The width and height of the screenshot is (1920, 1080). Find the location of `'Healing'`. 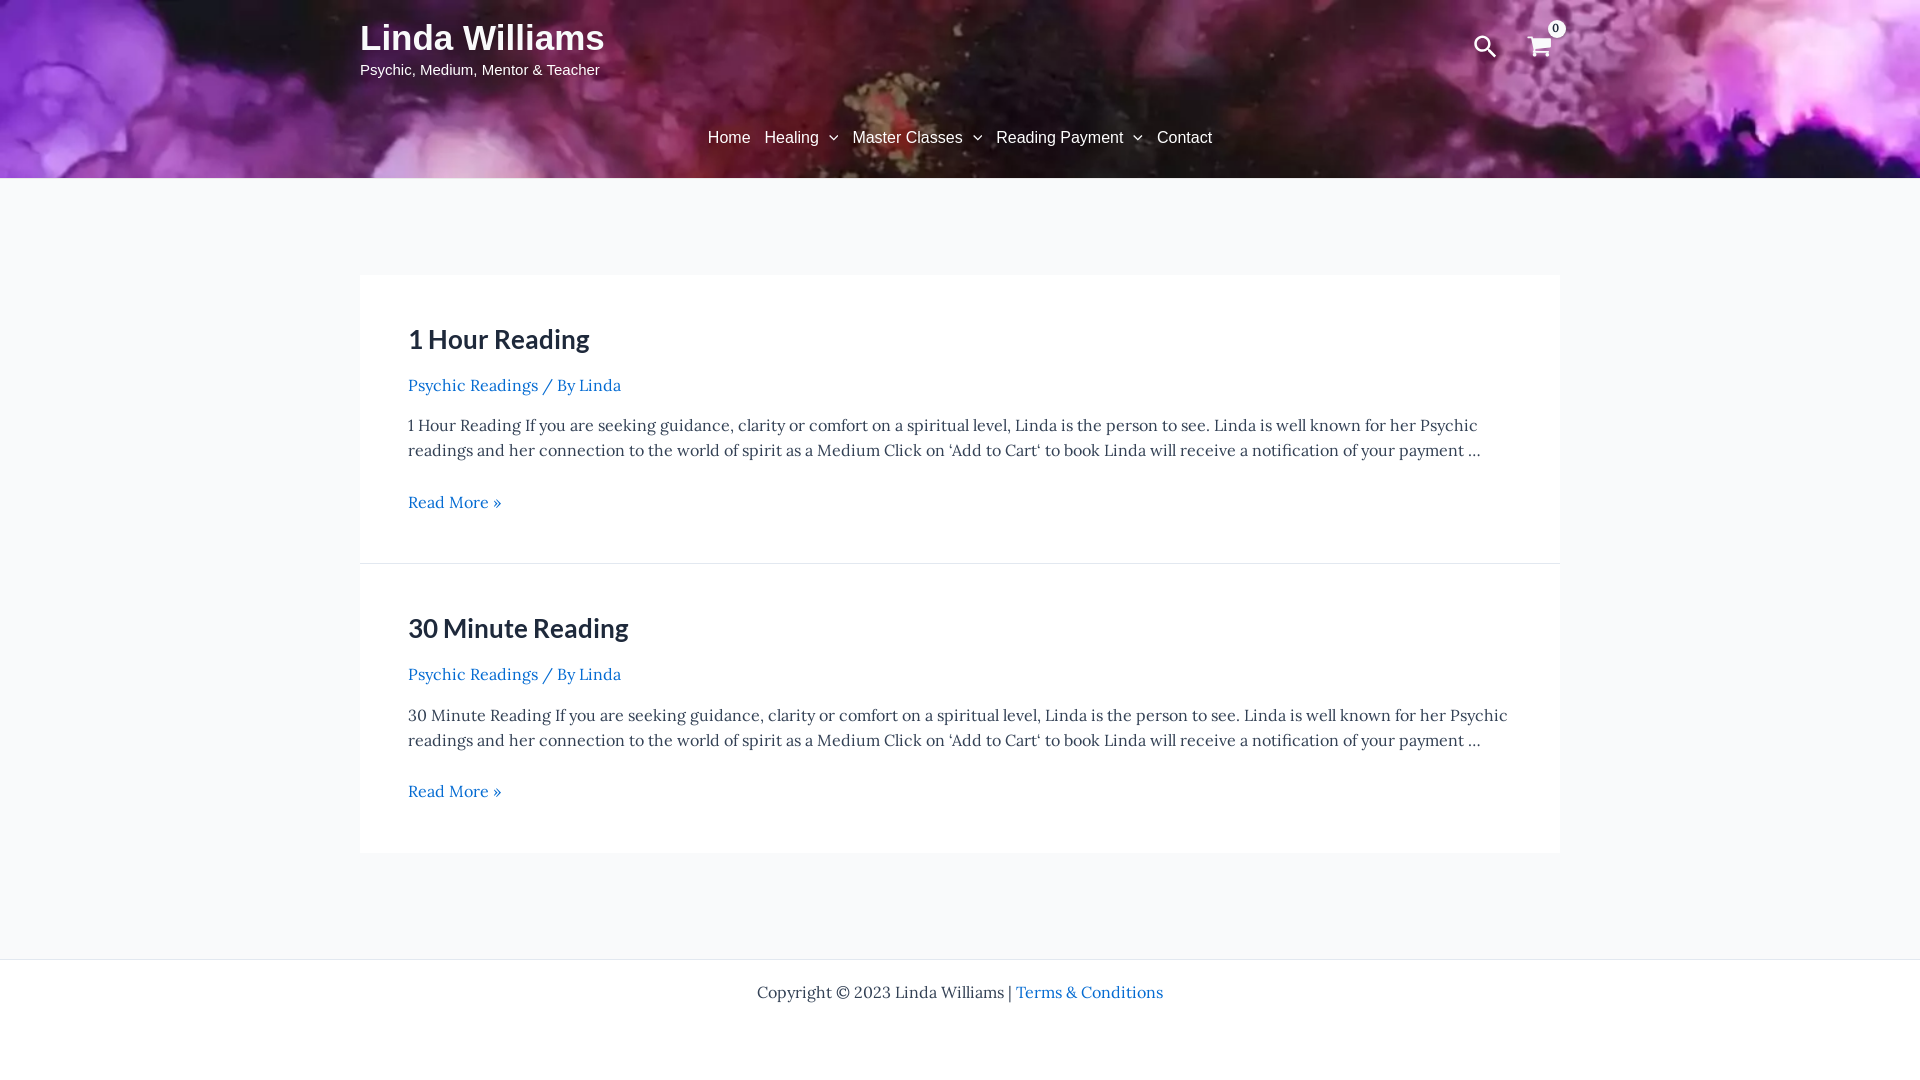

'Healing' is located at coordinates (801, 137).